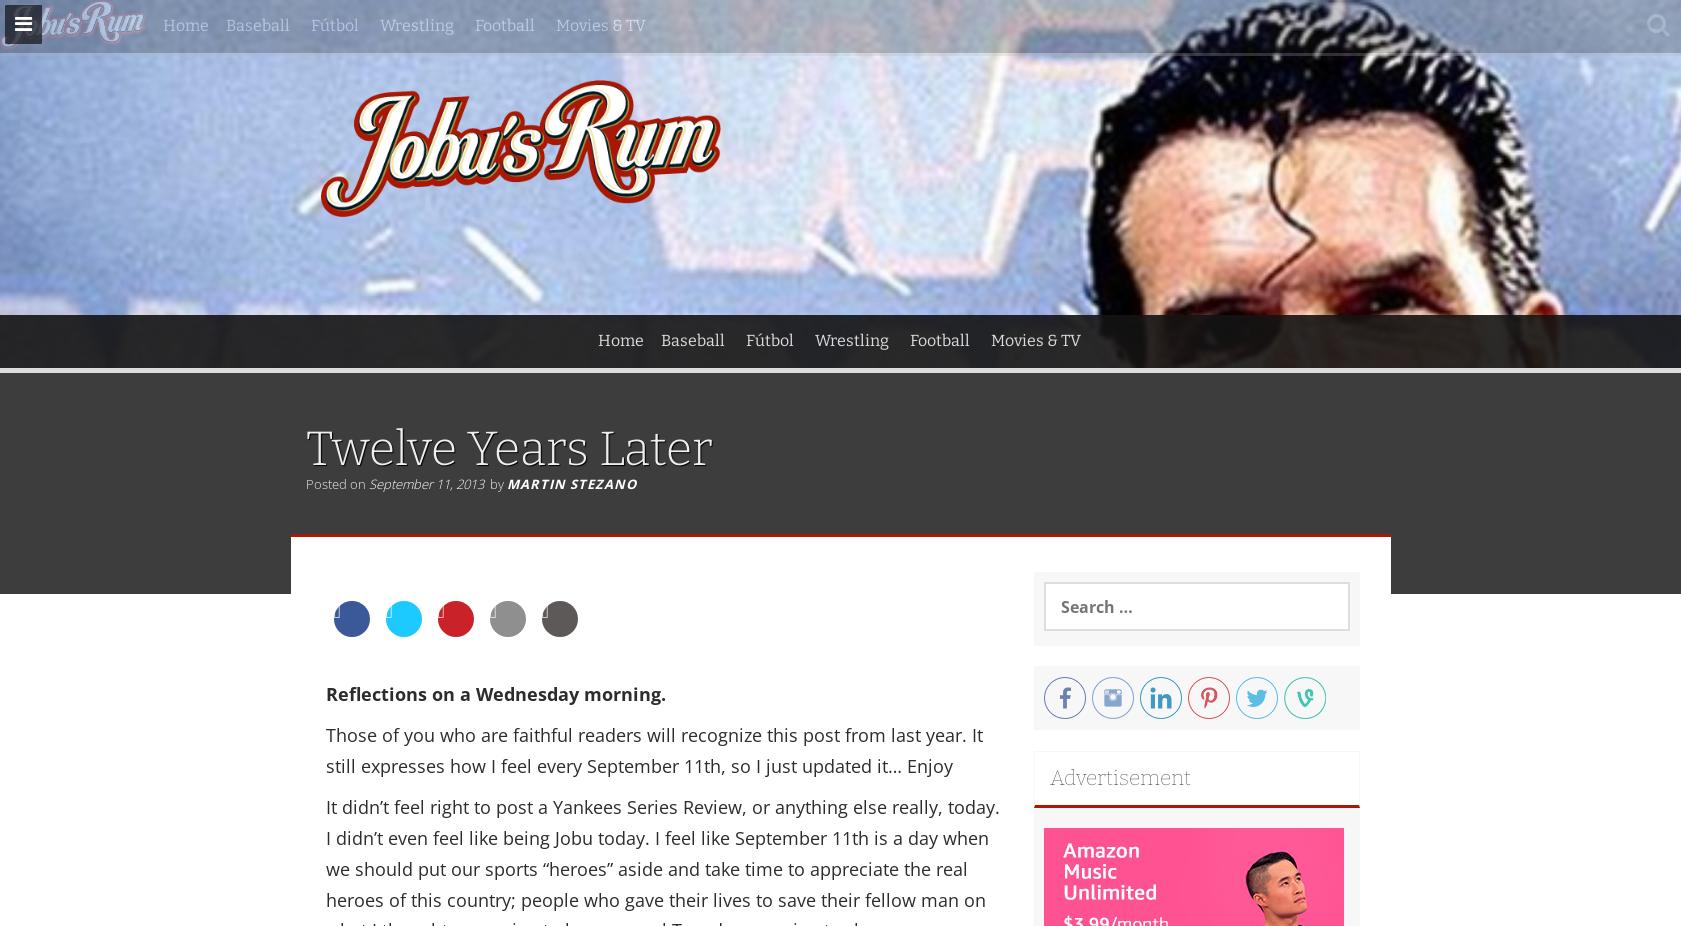  I want to click on 'Martin Stezano', so click(570, 483).